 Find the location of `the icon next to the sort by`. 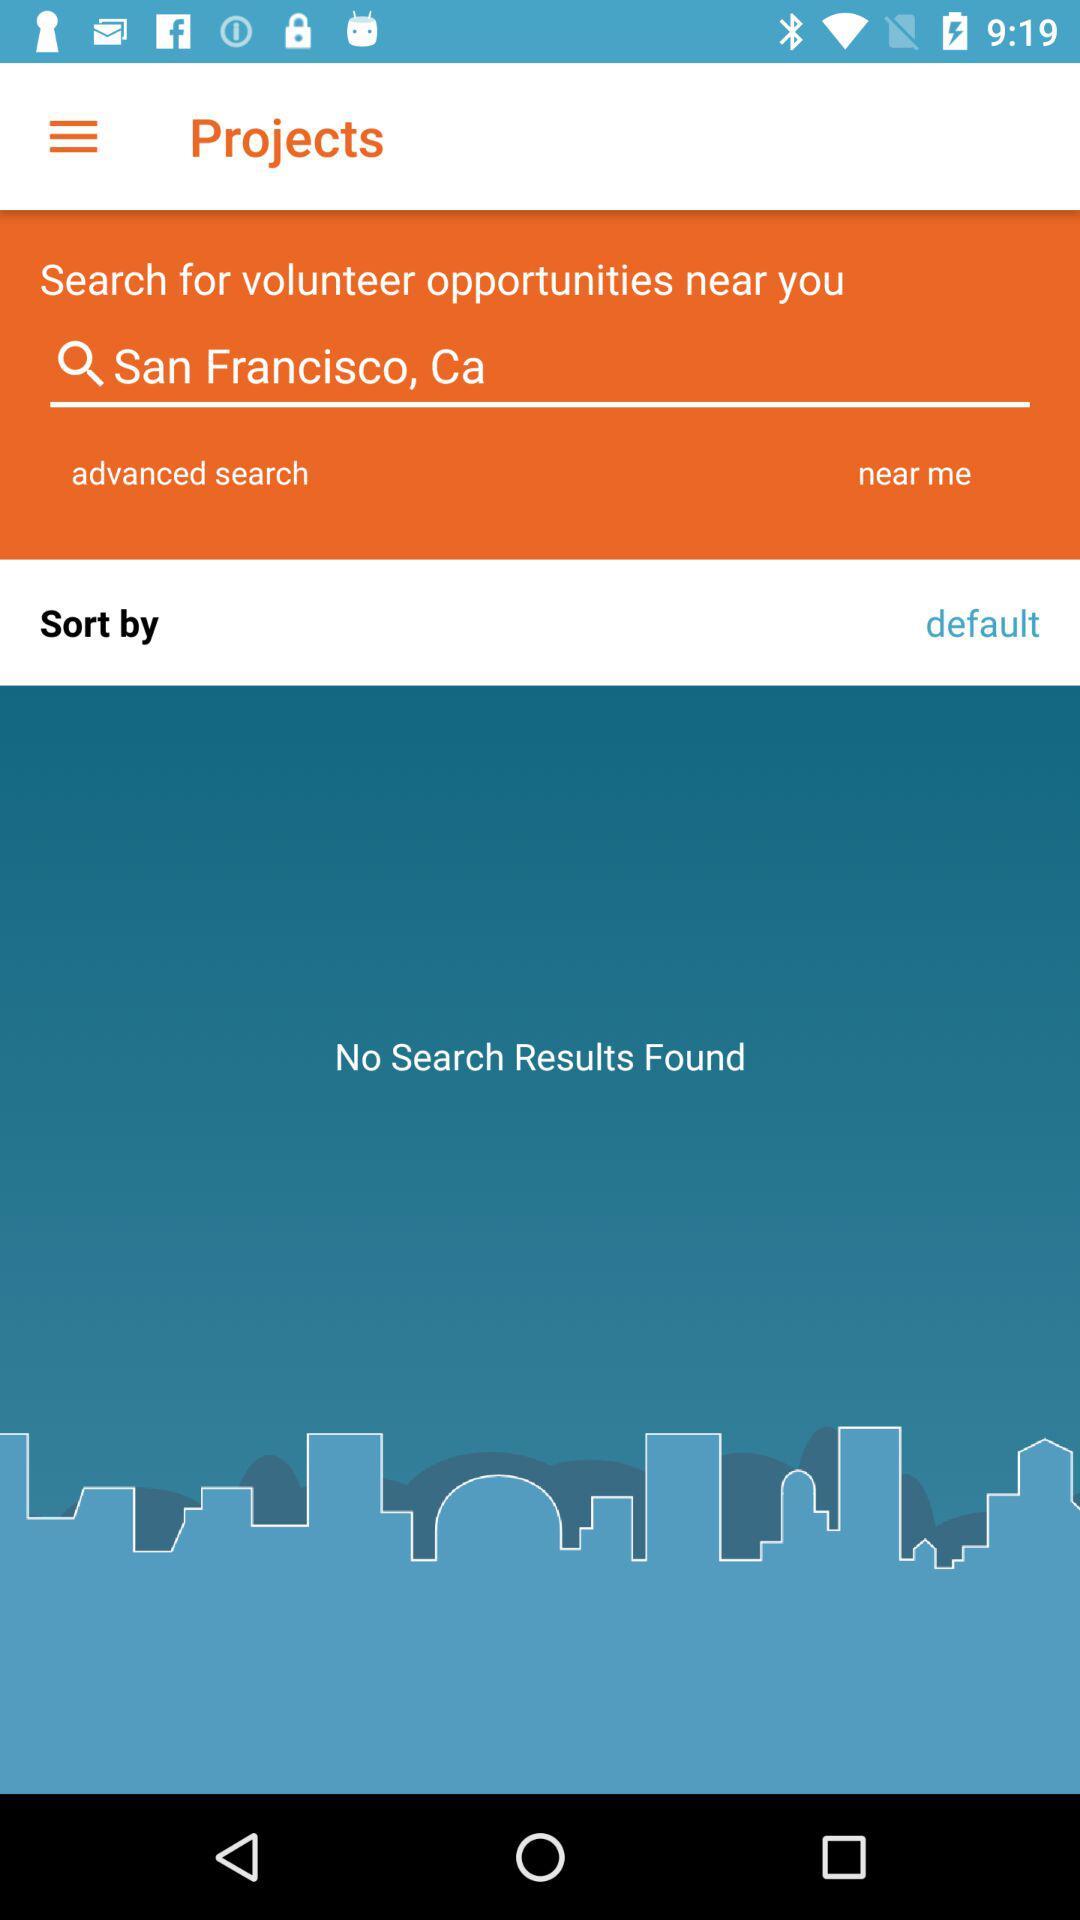

the icon next to the sort by is located at coordinates (976, 621).